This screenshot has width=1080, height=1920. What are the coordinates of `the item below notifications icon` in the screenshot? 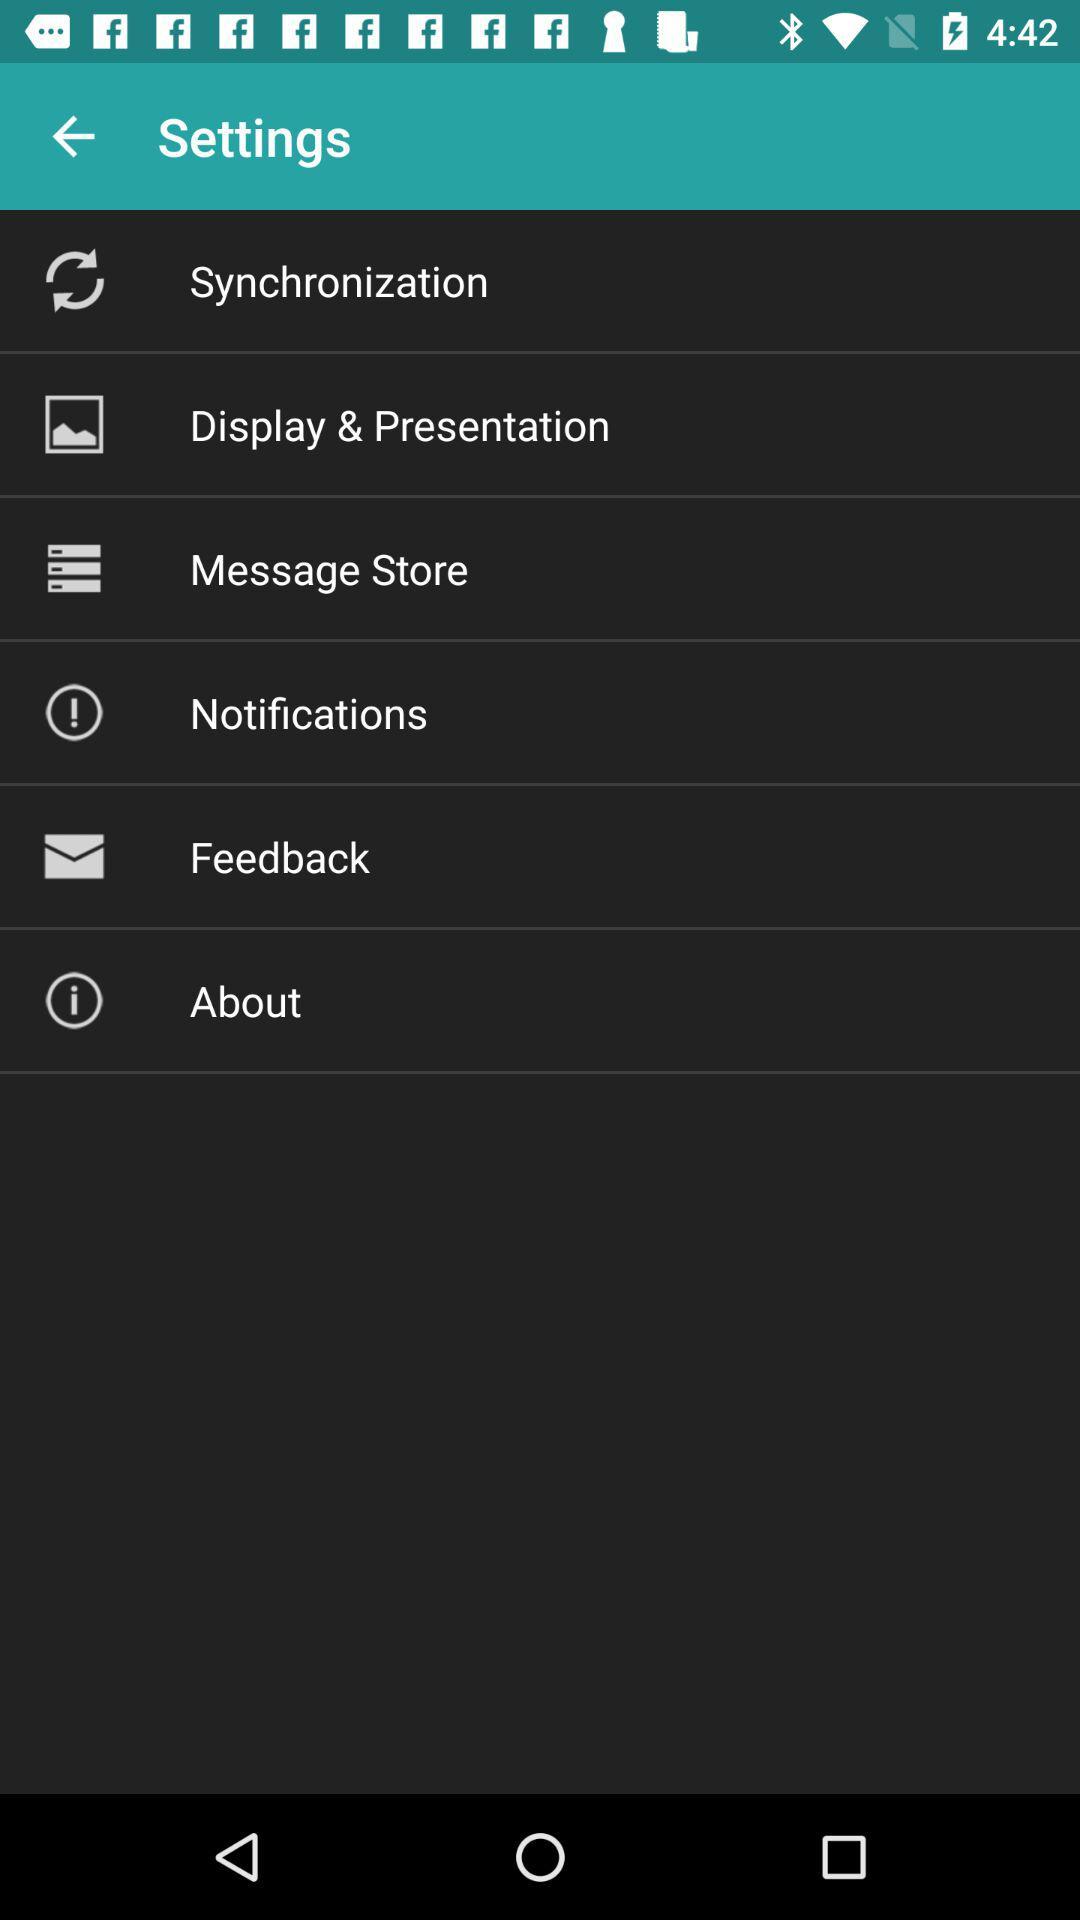 It's located at (279, 856).